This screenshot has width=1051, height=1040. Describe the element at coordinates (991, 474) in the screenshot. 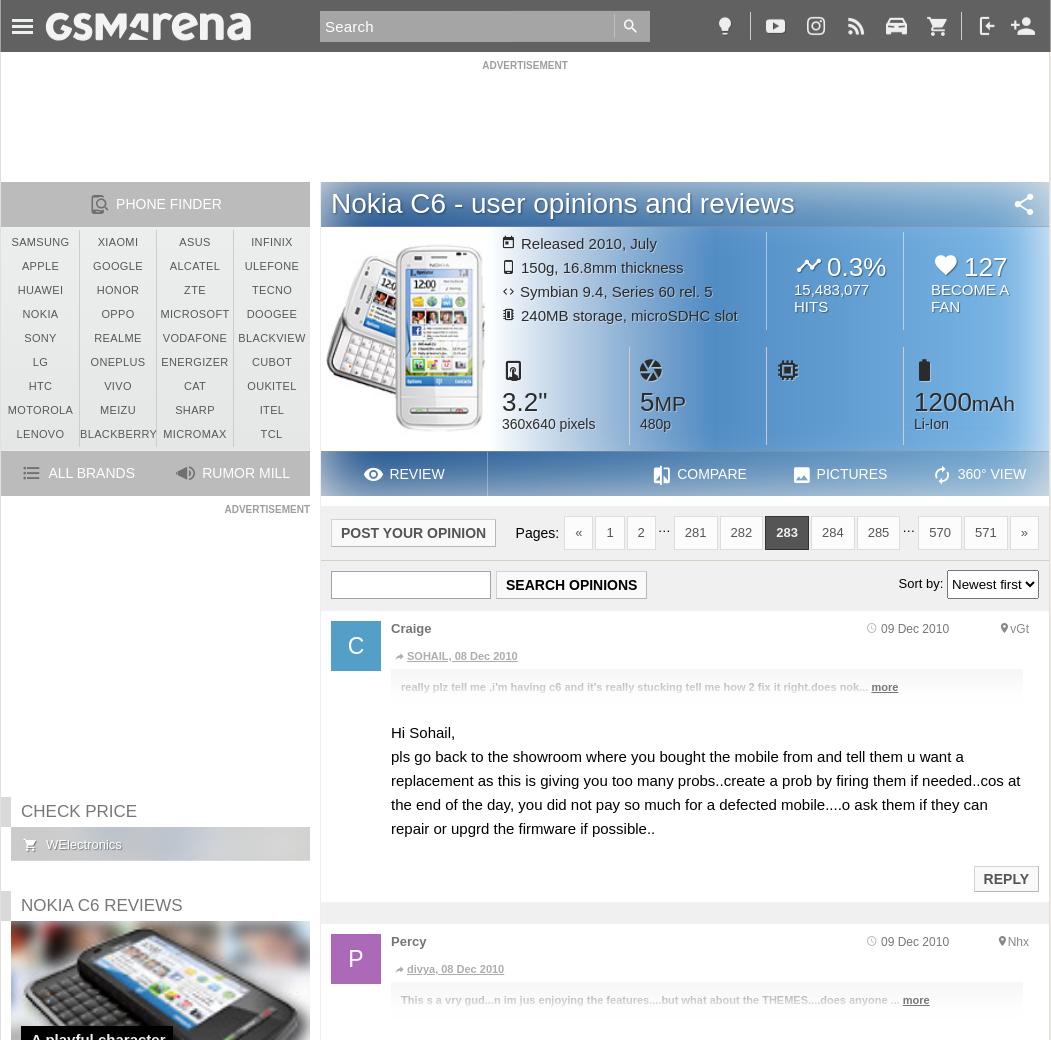

I see `'360° view'` at that location.